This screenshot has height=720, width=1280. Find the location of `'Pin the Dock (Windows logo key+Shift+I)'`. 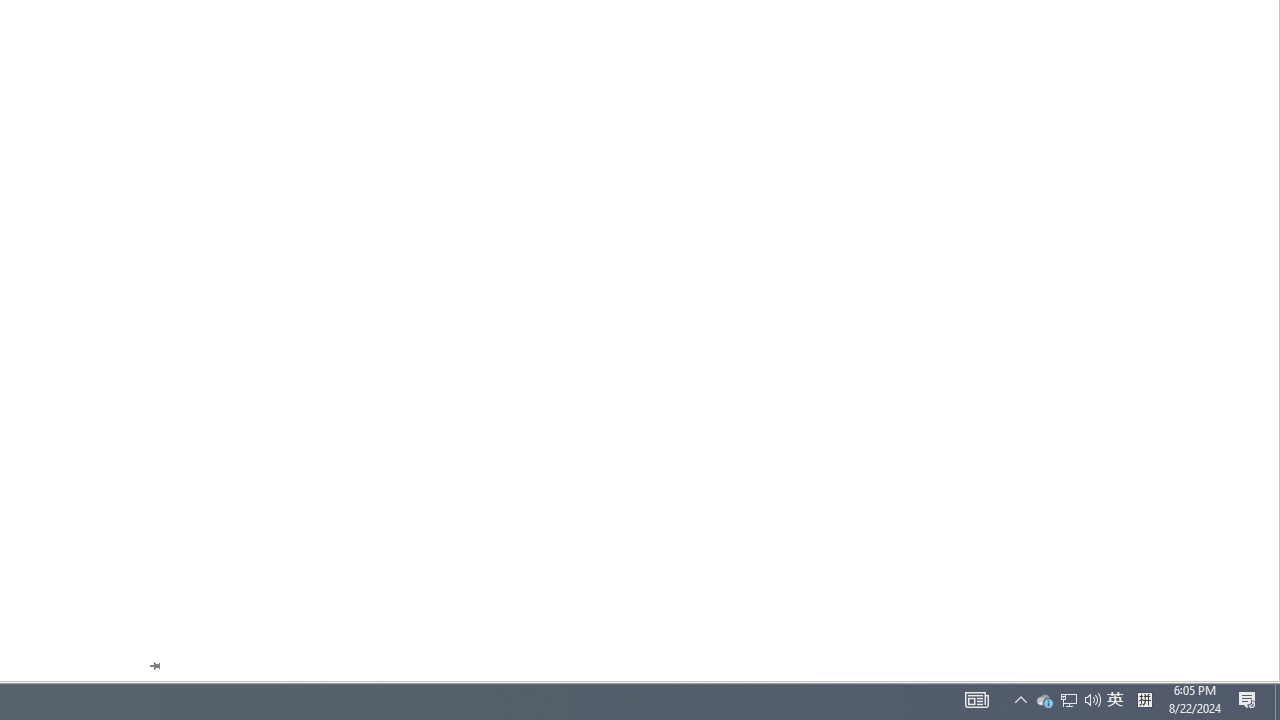

'Pin the Dock (Windows logo key+Shift+I)' is located at coordinates (153, 666).